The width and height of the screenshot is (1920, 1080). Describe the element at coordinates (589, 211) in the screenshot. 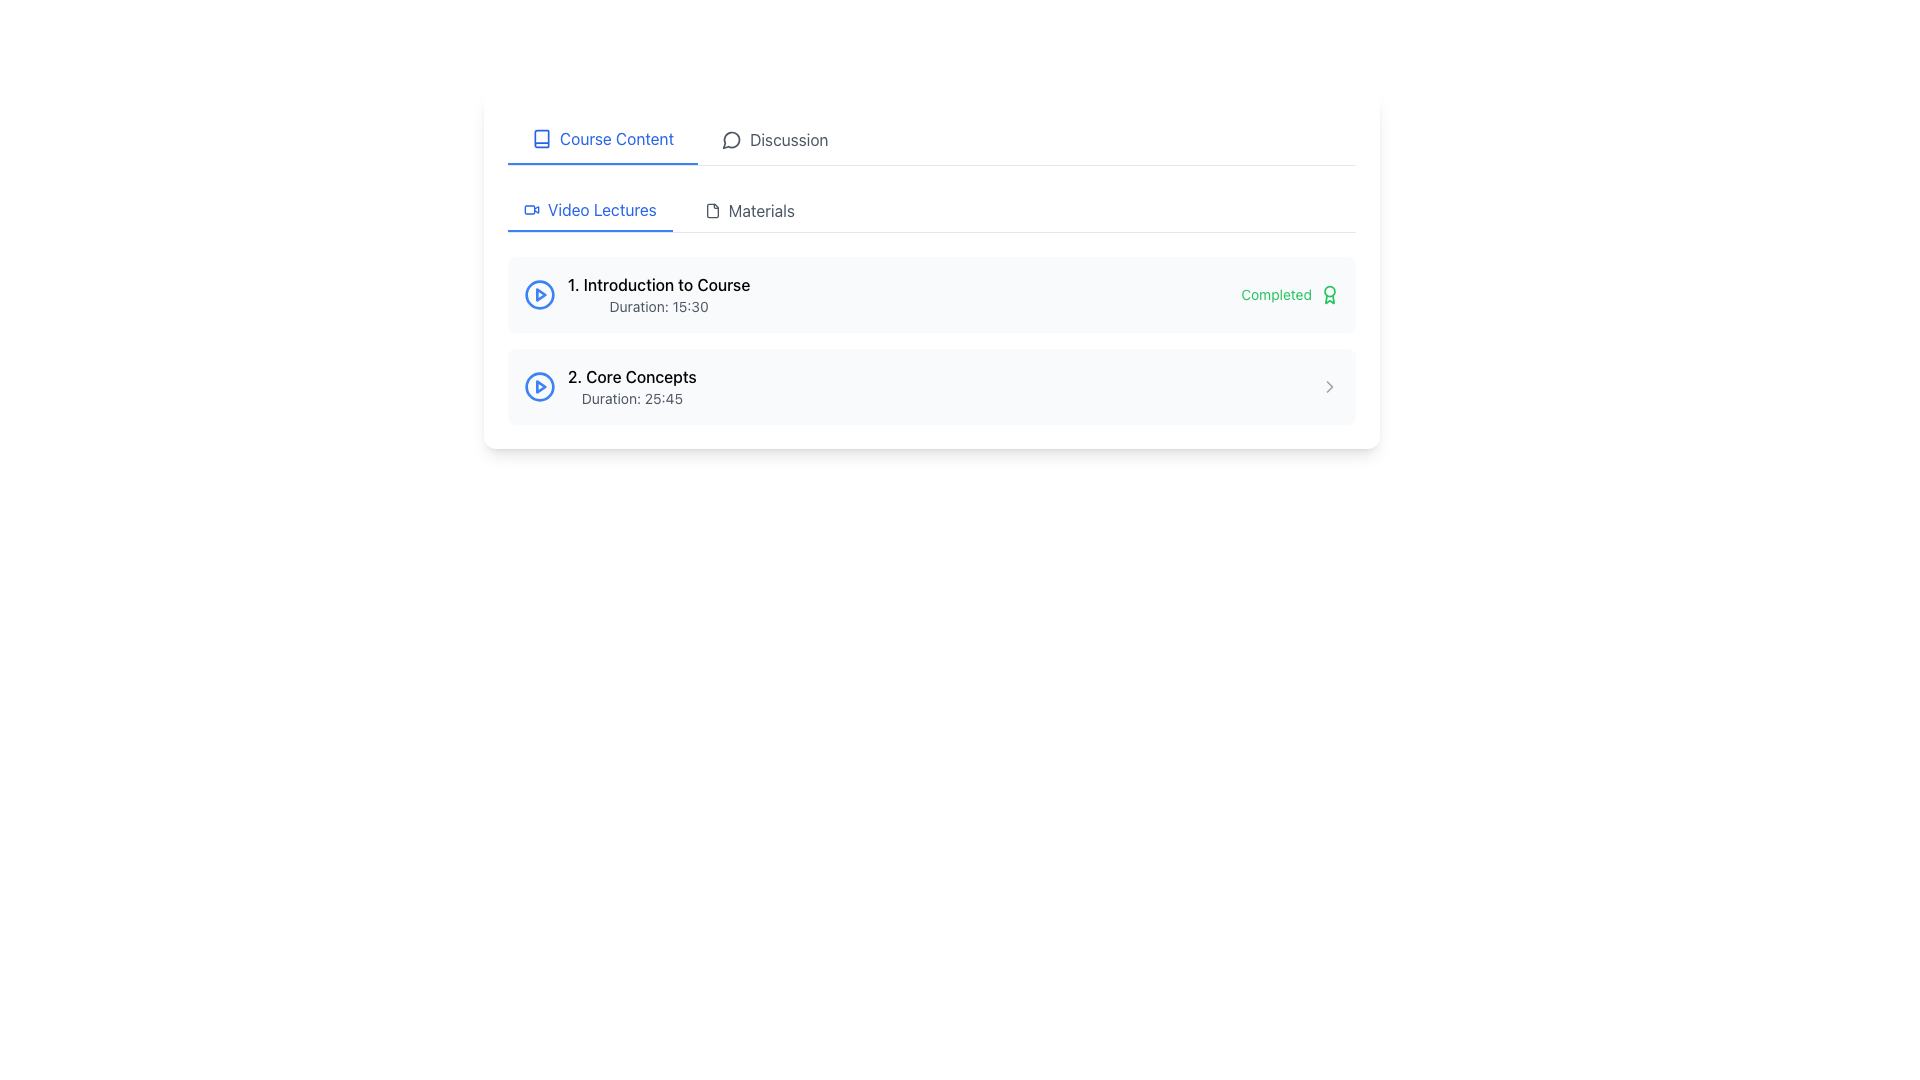

I see `the 'Video Lectures' tab-like button, which is the first tab in the navigation bar` at that location.